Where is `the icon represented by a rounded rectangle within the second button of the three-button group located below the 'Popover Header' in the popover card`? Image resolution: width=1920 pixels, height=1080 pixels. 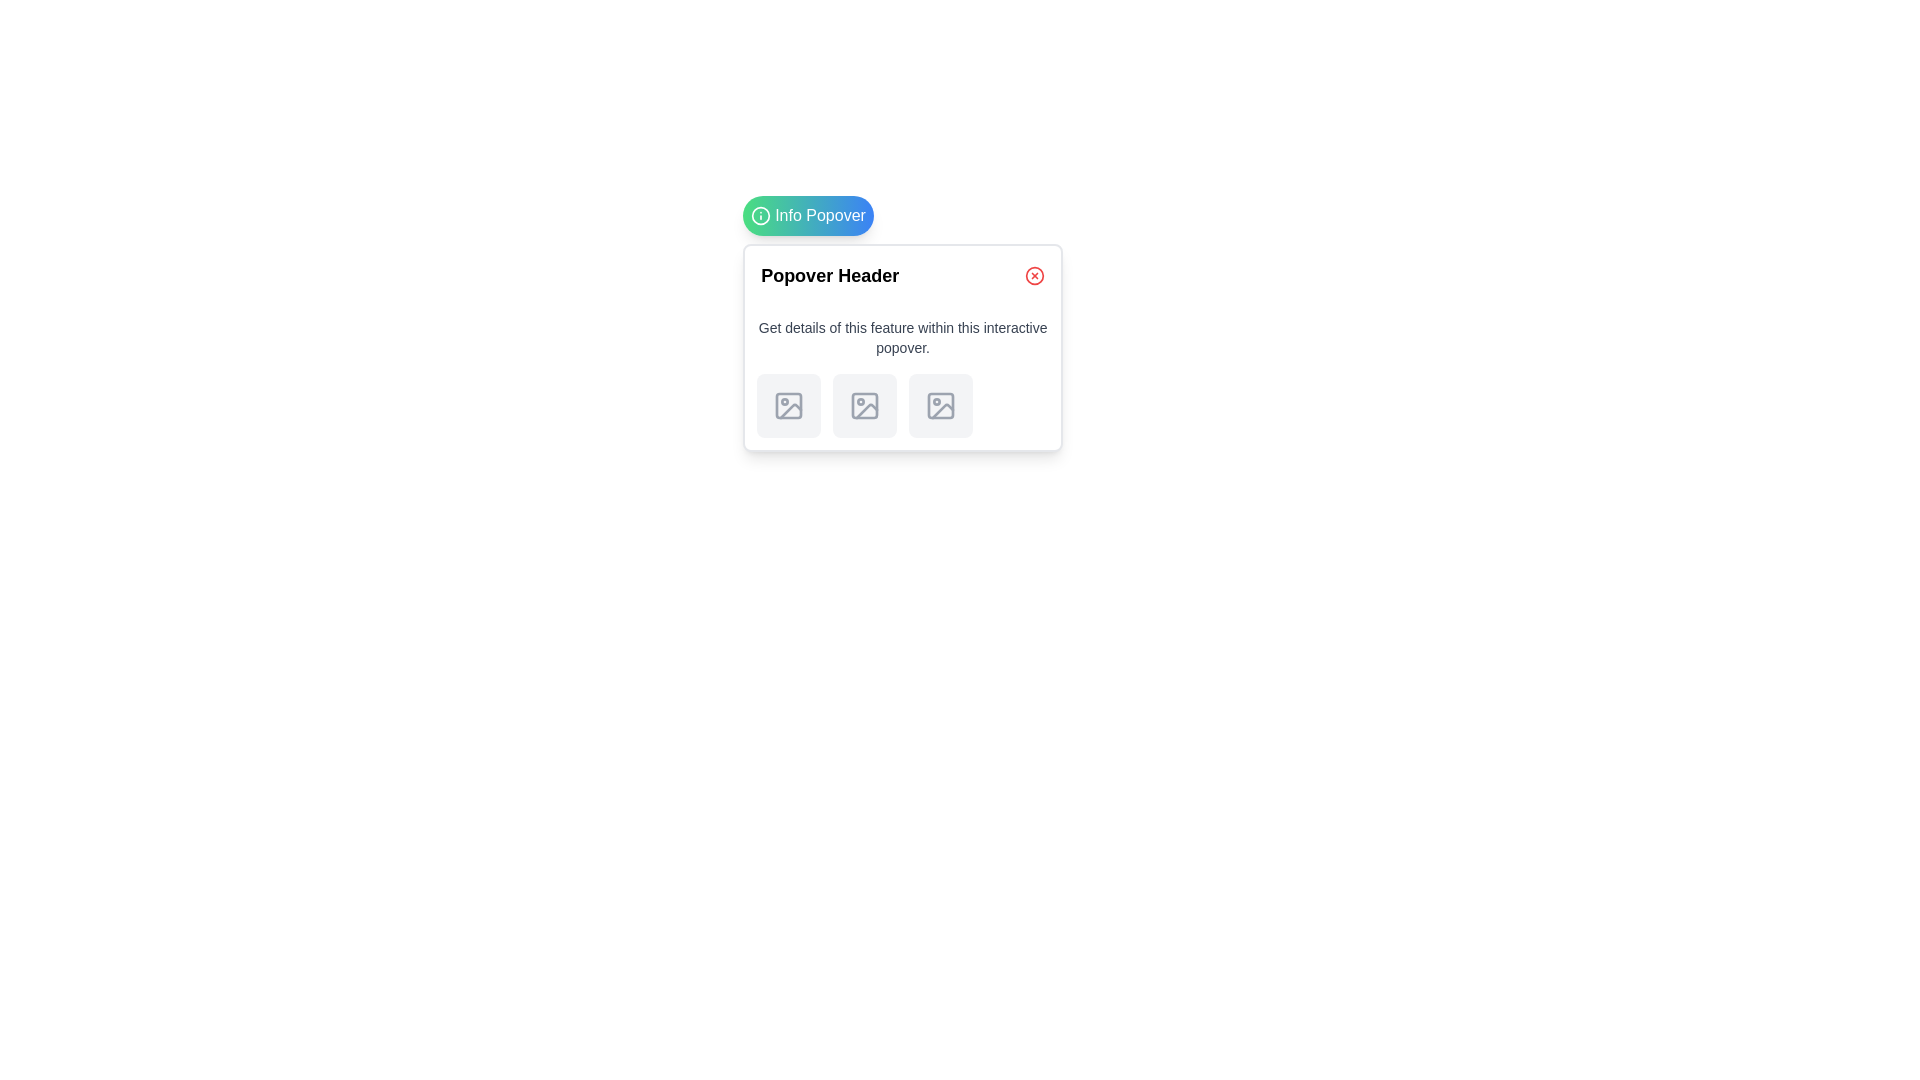 the icon represented by a rounded rectangle within the second button of the three-button group located below the 'Popover Header' in the popover card is located at coordinates (864, 405).